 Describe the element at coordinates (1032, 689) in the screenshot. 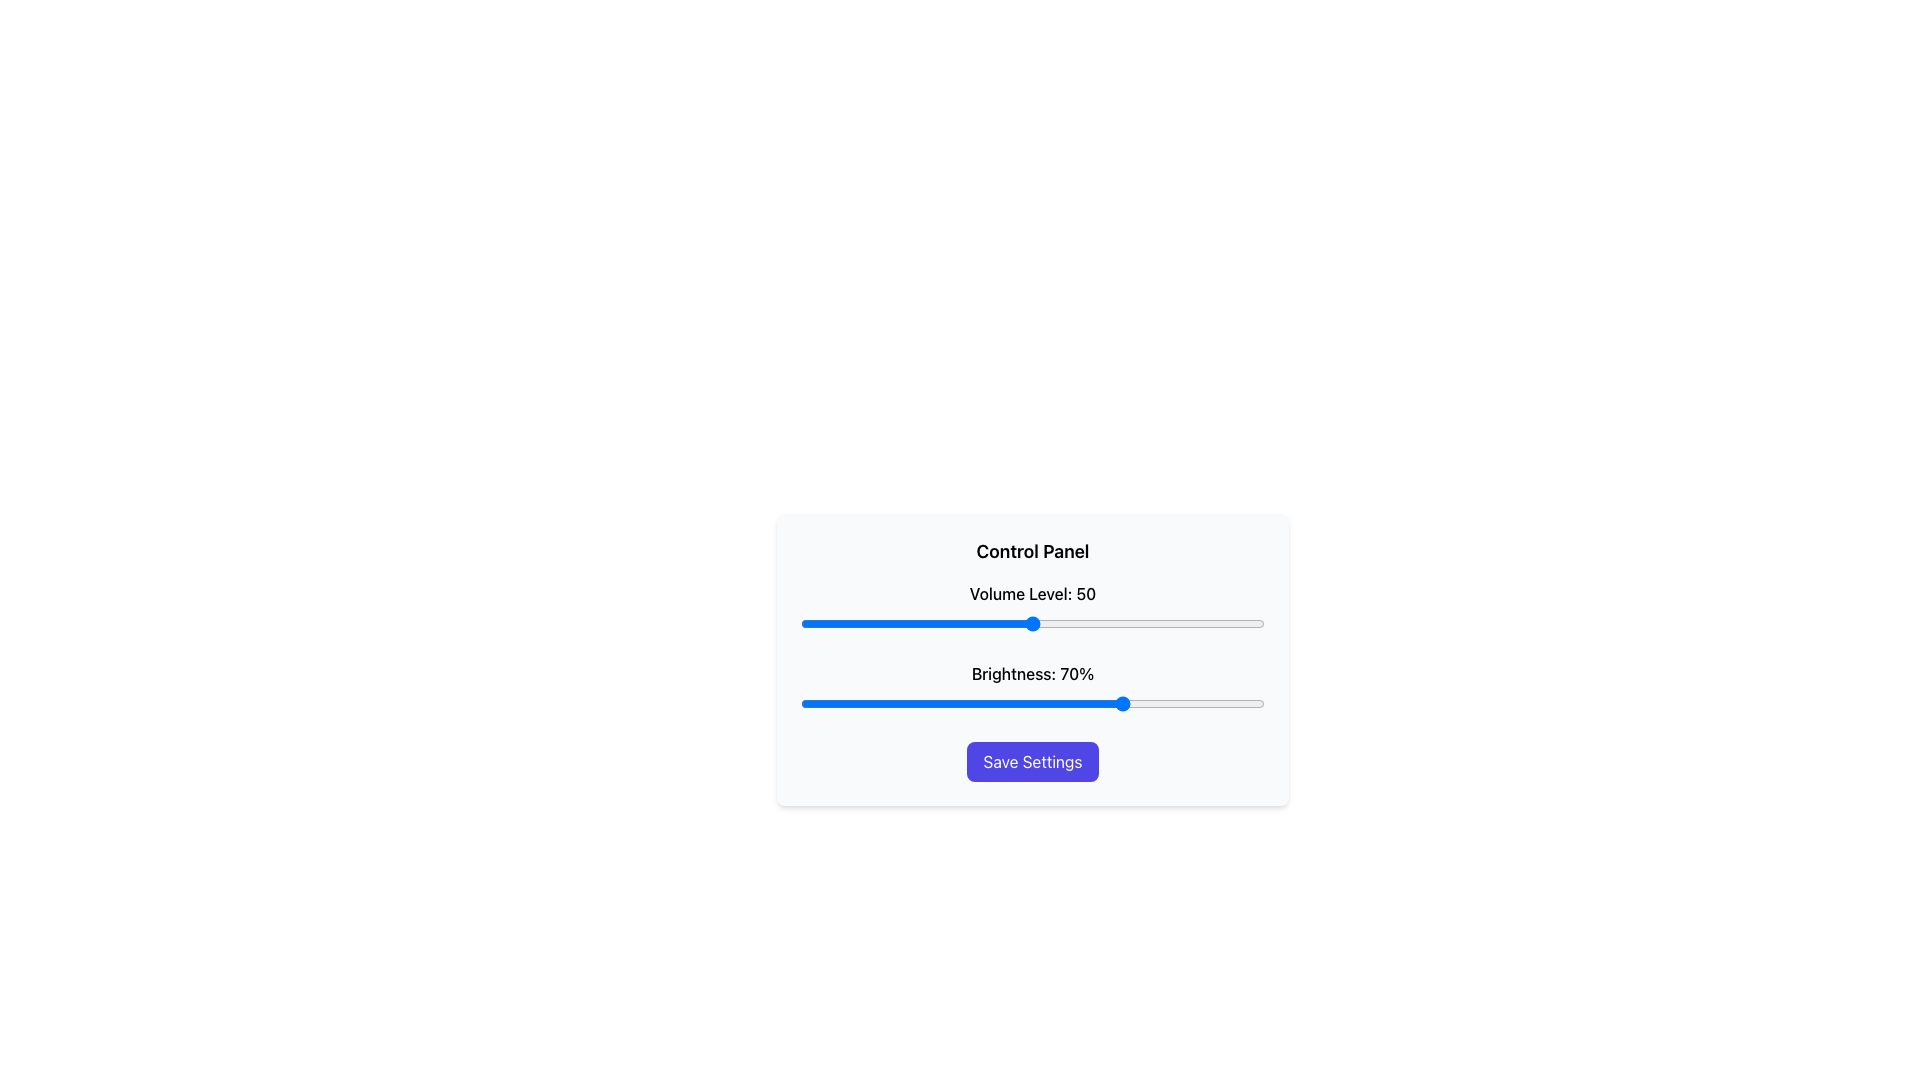

I see `the blue slider bar labeled 'Brightness: 70%'` at that location.